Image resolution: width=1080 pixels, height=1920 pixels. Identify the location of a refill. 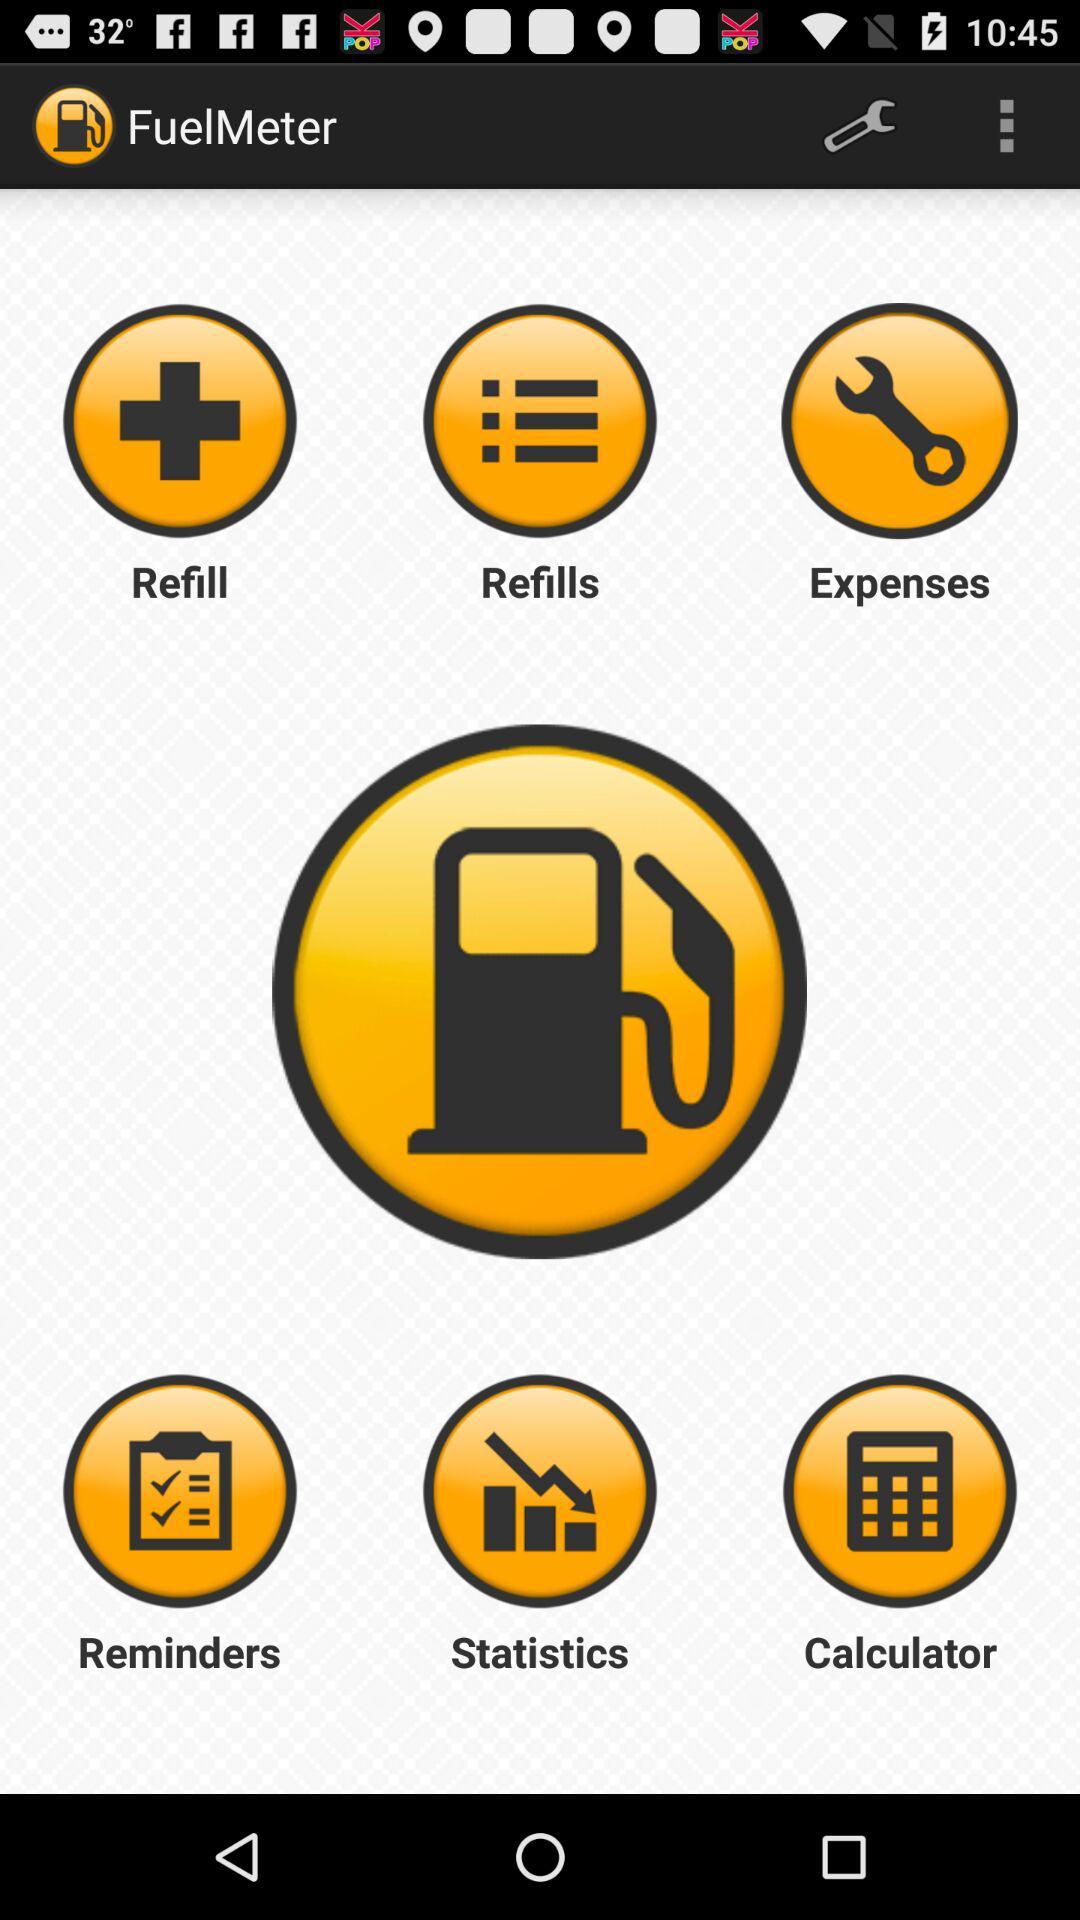
(180, 420).